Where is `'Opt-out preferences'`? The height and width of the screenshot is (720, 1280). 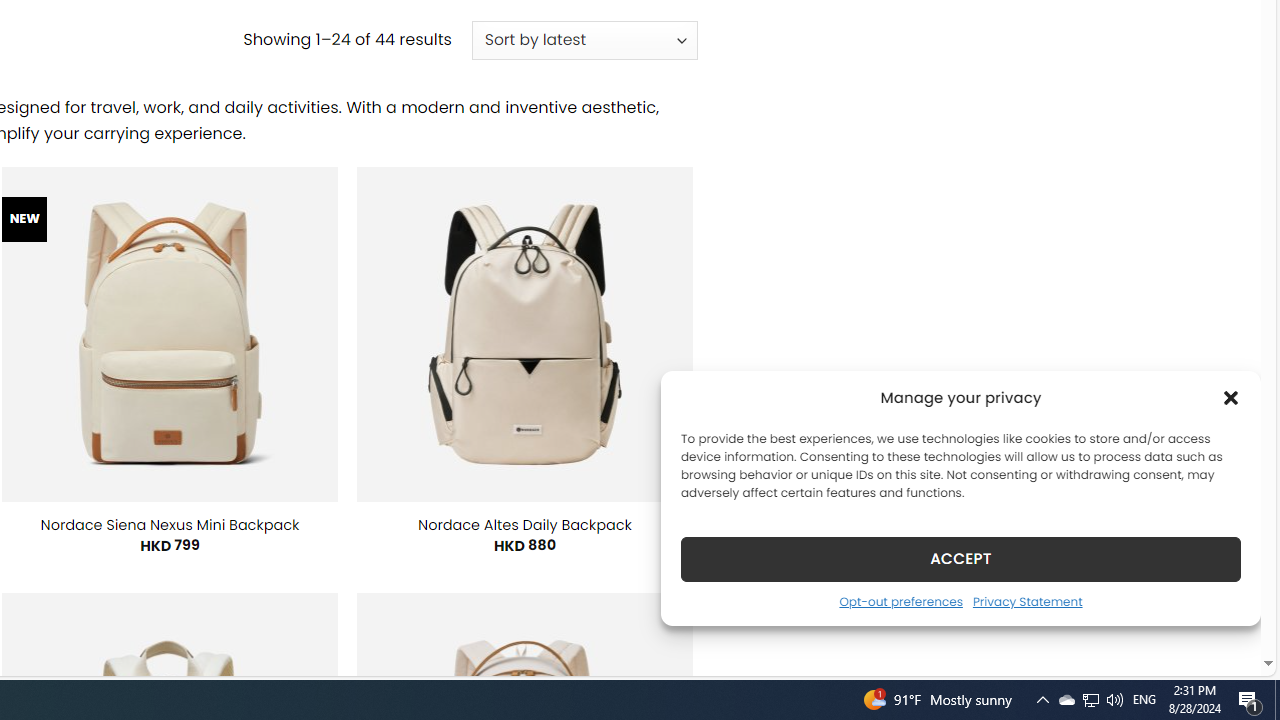
'Opt-out preferences' is located at coordinates (899, 600).